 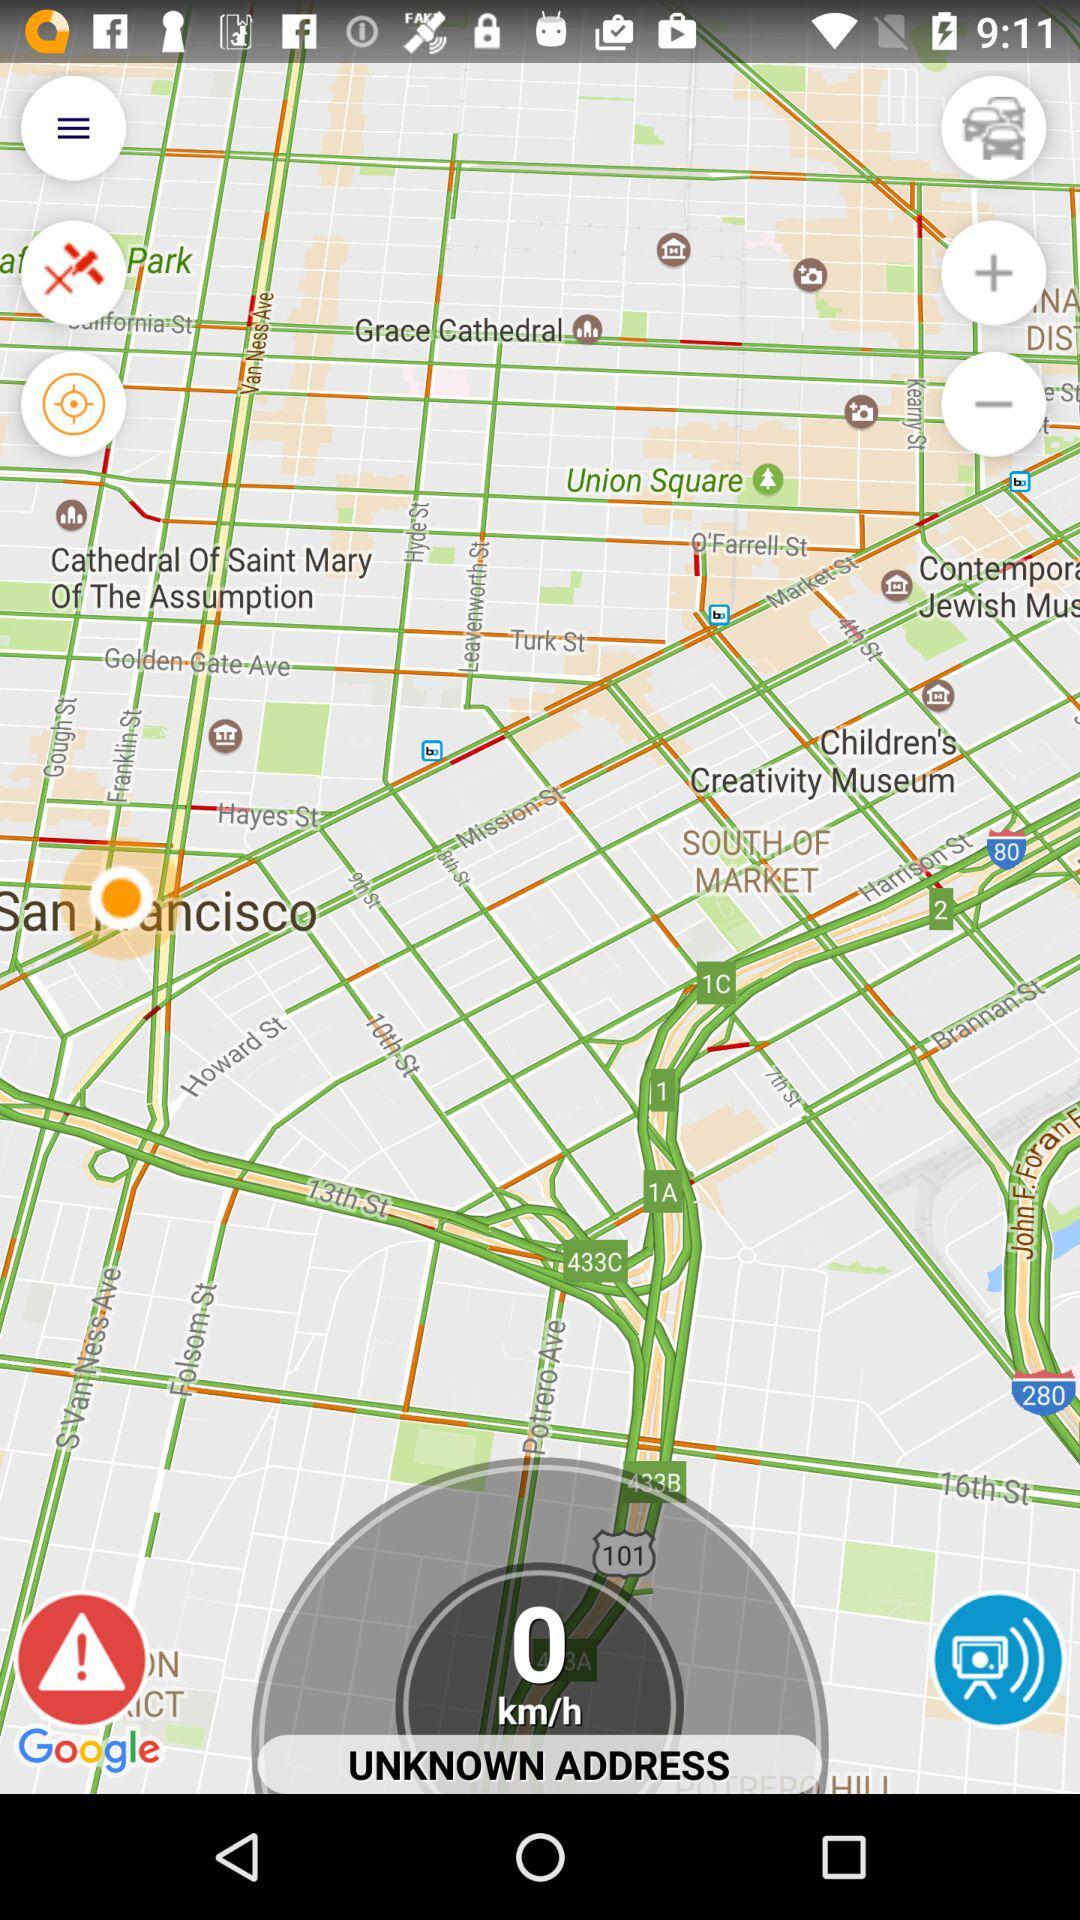 What do you see at coordinates (72, 431) in the screenshot?
I see `the location_crosshair icon` at bounding box center [72, 431].